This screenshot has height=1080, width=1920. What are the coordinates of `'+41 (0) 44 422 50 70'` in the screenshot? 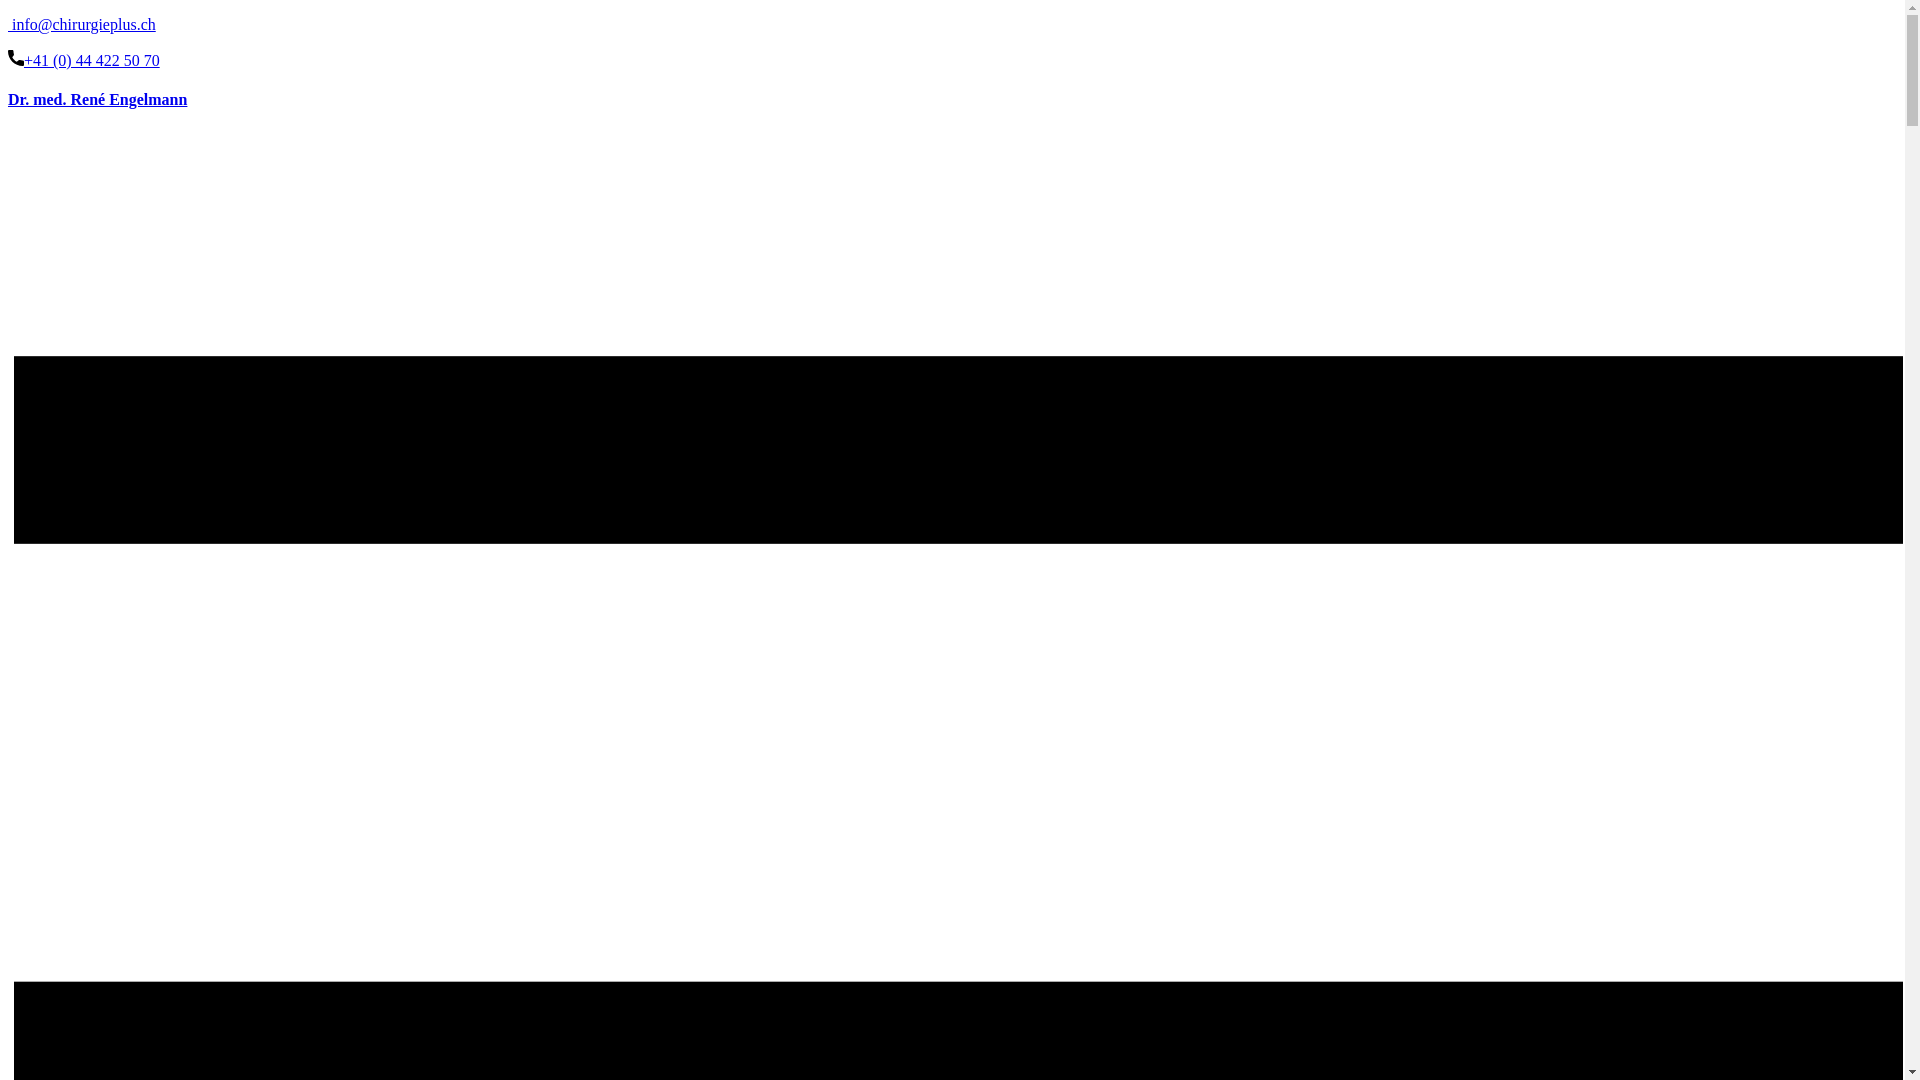 It's located at (8, 59).